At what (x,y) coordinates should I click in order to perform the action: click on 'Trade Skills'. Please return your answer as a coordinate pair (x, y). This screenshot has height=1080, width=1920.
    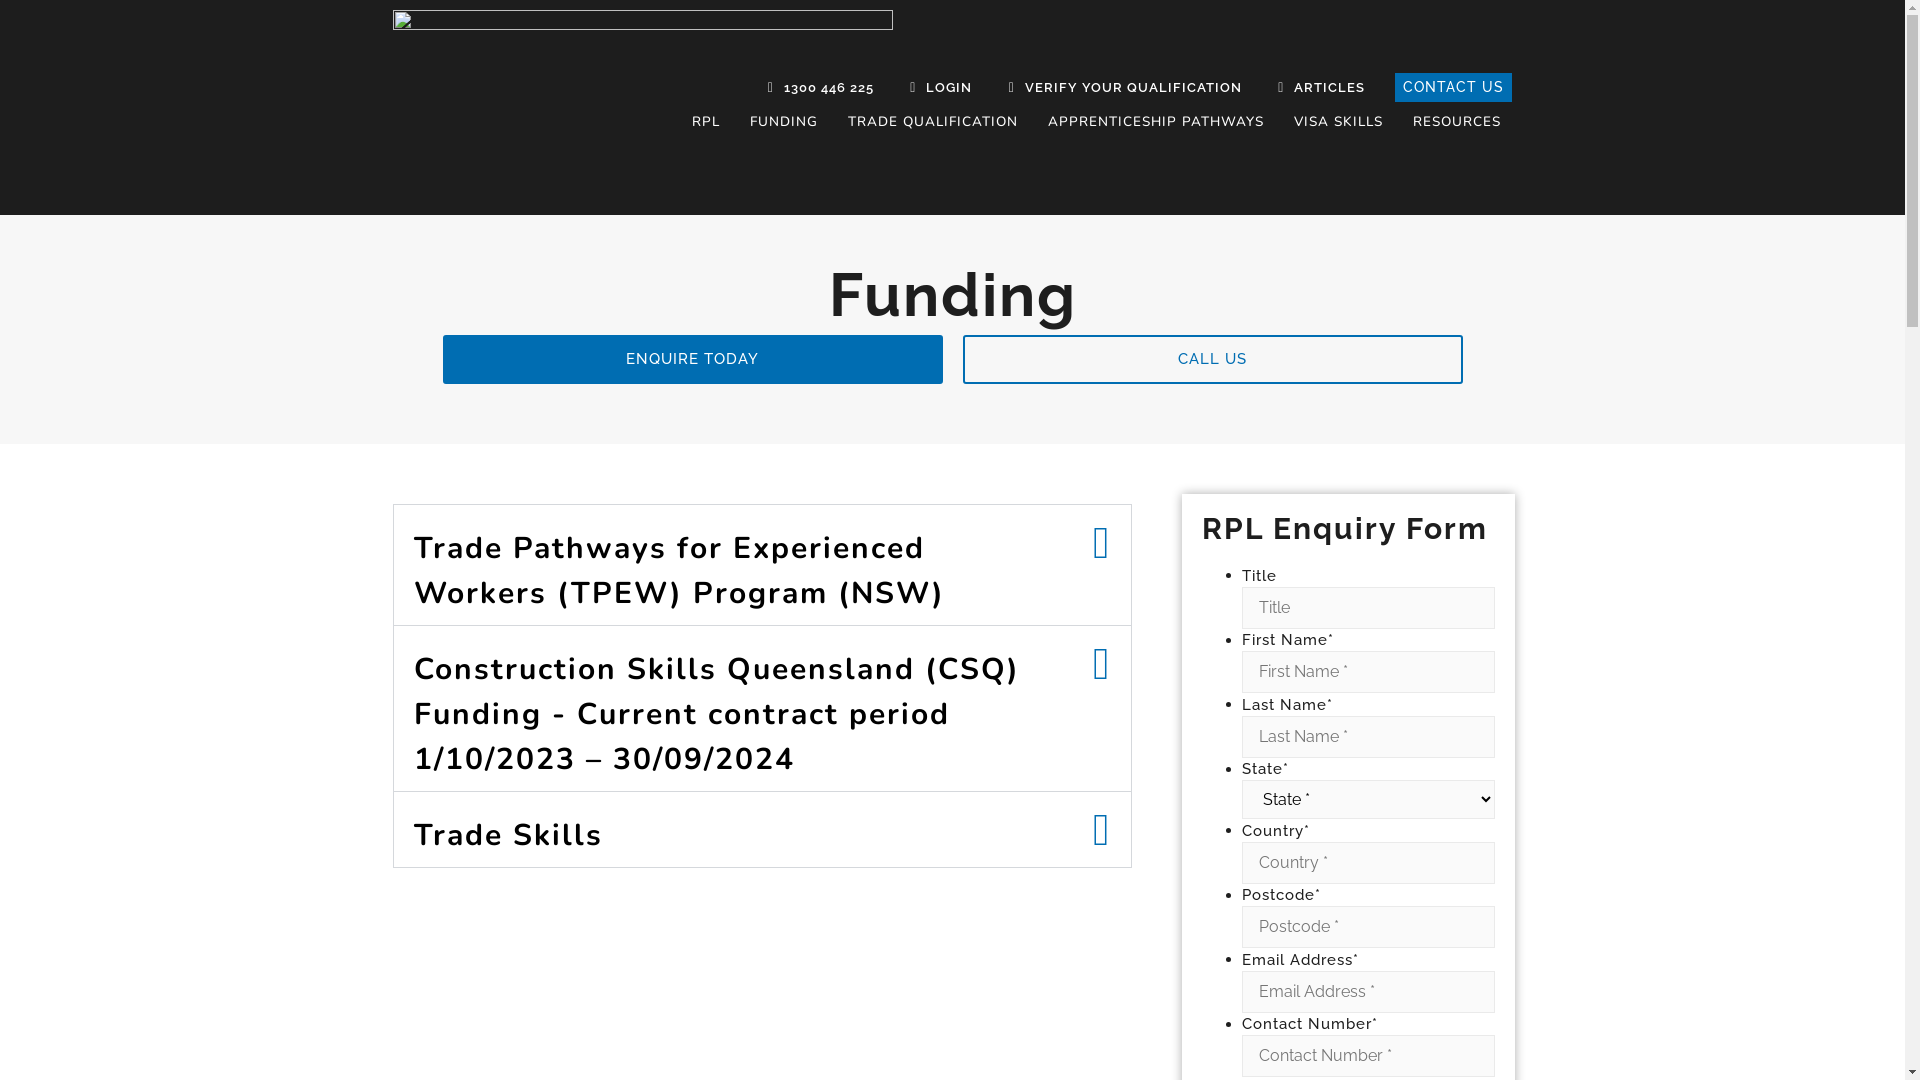
    Looking at the image, I should click on (508, 835).